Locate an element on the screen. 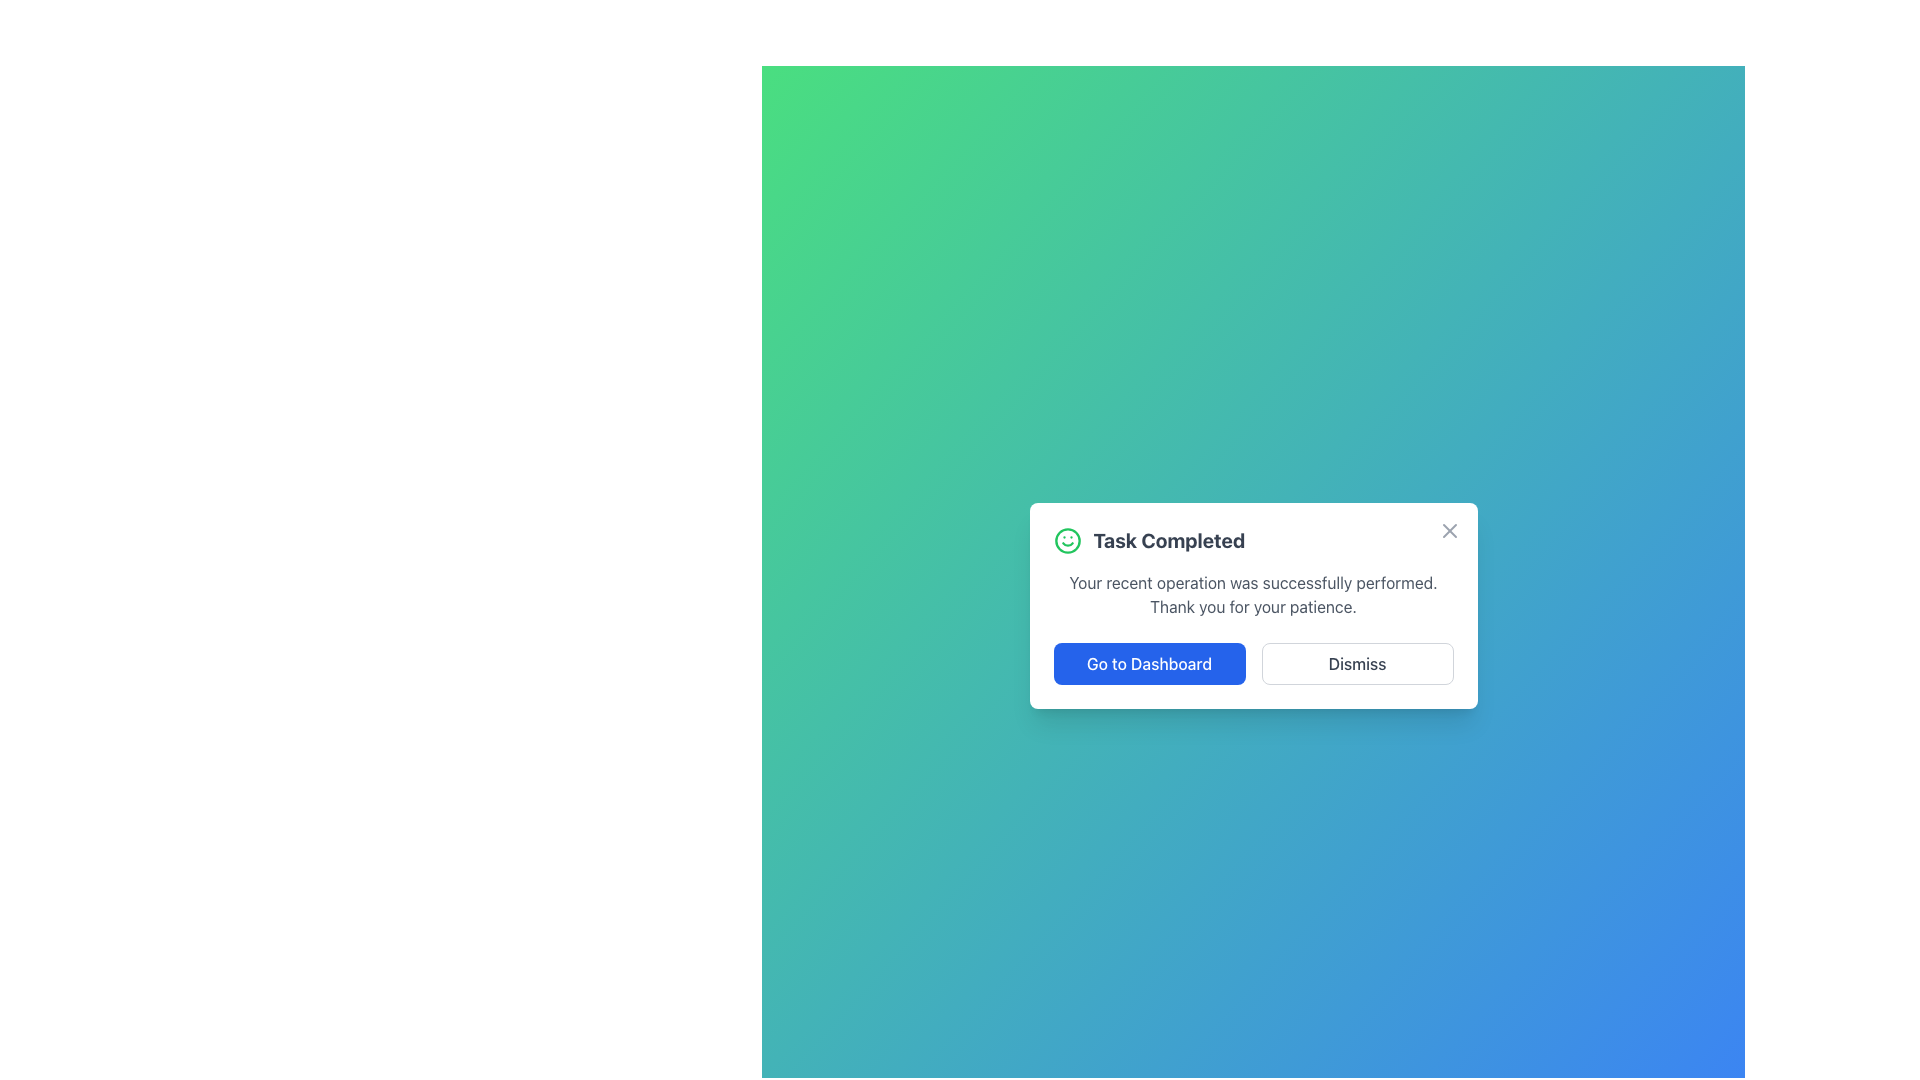 This screenshot has width=1920, height=1080. the Text Label that indicates task completion, which is located in the upper section of the modal dialog, next to a green smiley symbol is located at coordinates (1169, 540).